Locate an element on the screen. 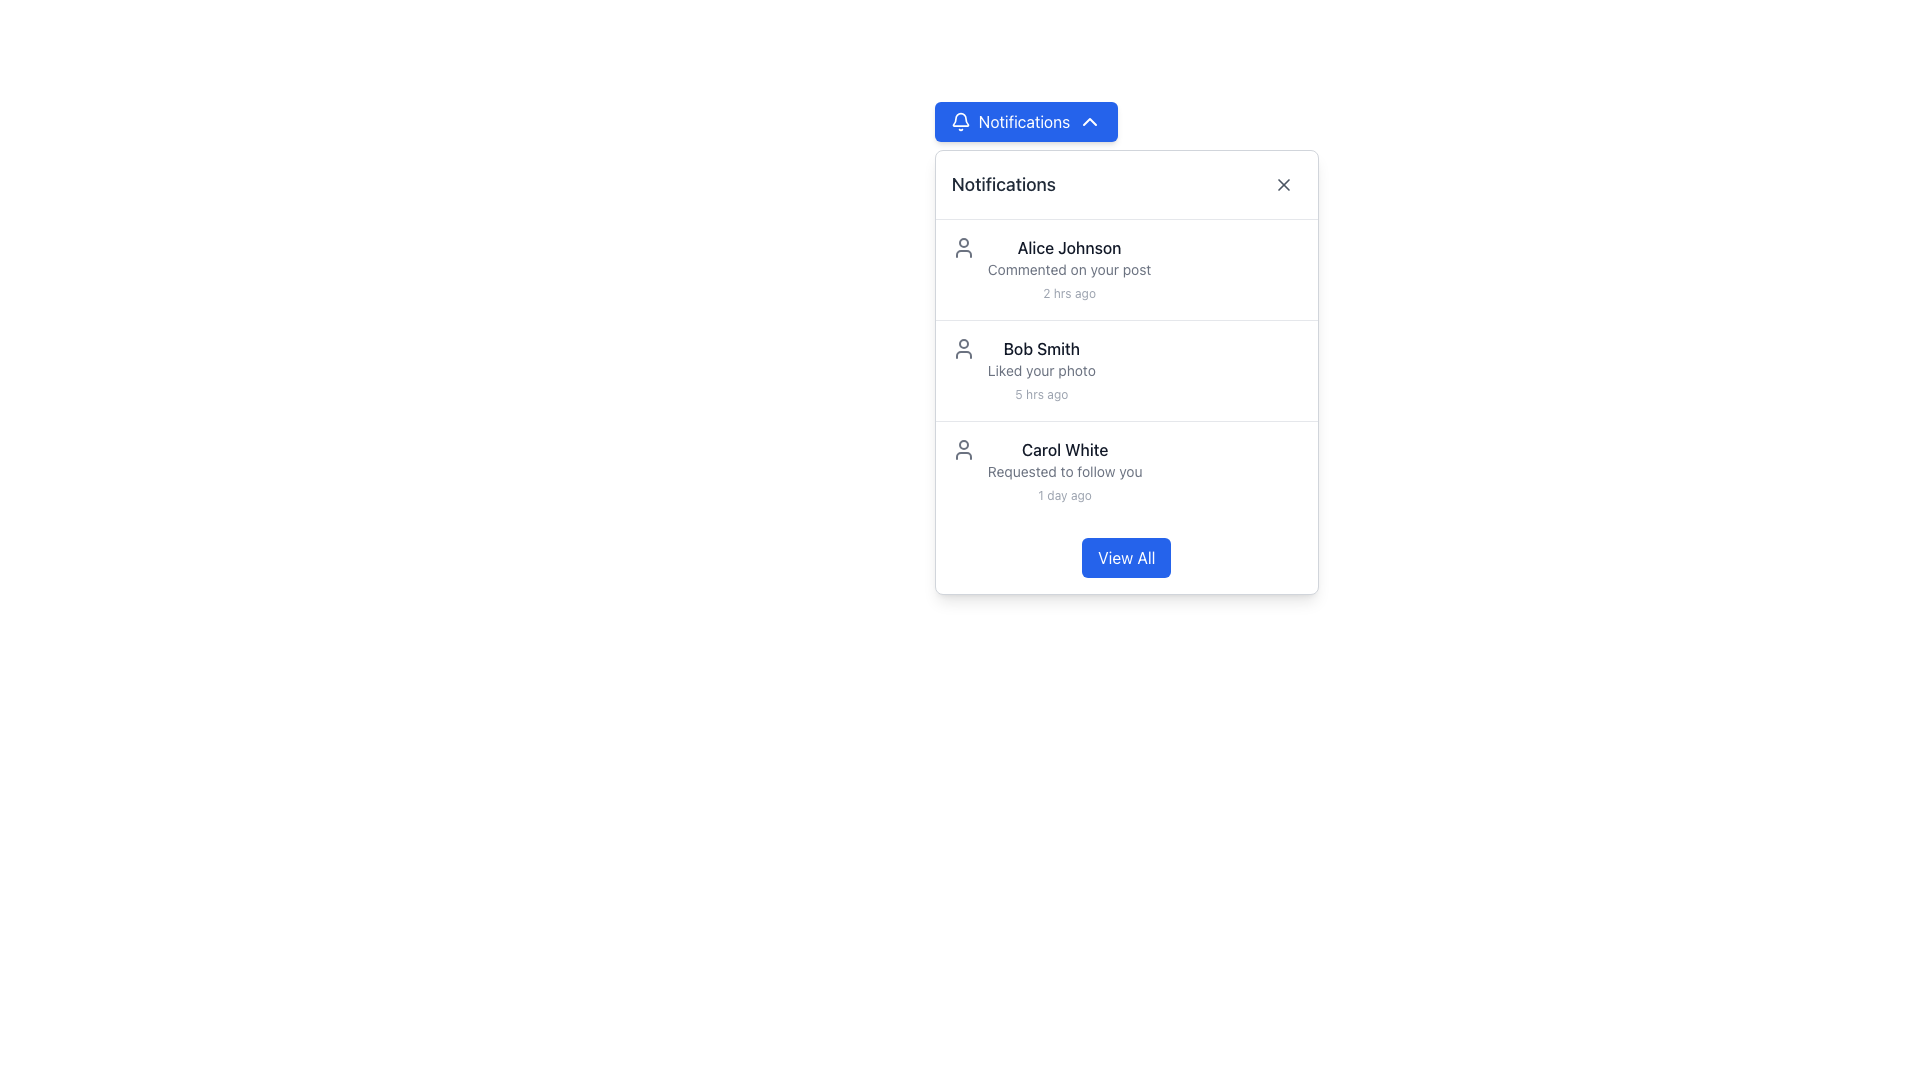 This screenshot has width=1920, height=1080. text displayed on the Text Label at the top-left corner of the dropdown panel, which serves as a title for notifications is located at coordinates (1003, 185).